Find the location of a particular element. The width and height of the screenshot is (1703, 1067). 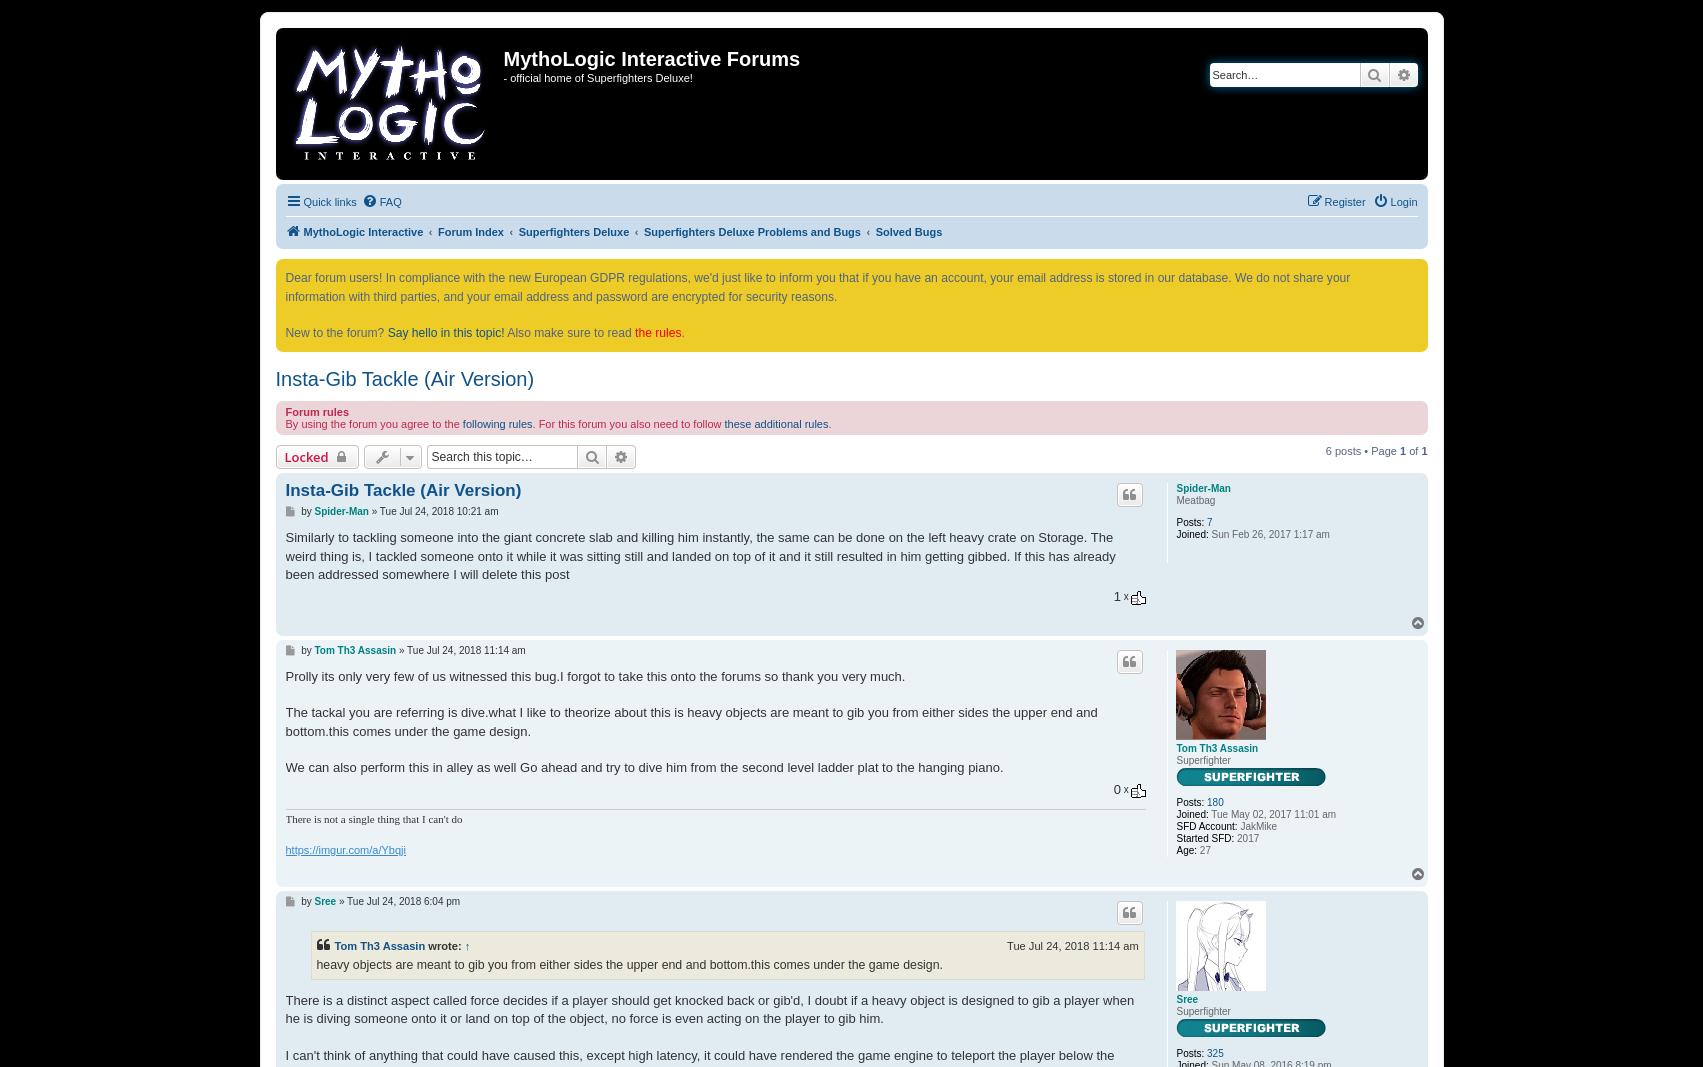

'2017' is located at coordinates (1245, 837).